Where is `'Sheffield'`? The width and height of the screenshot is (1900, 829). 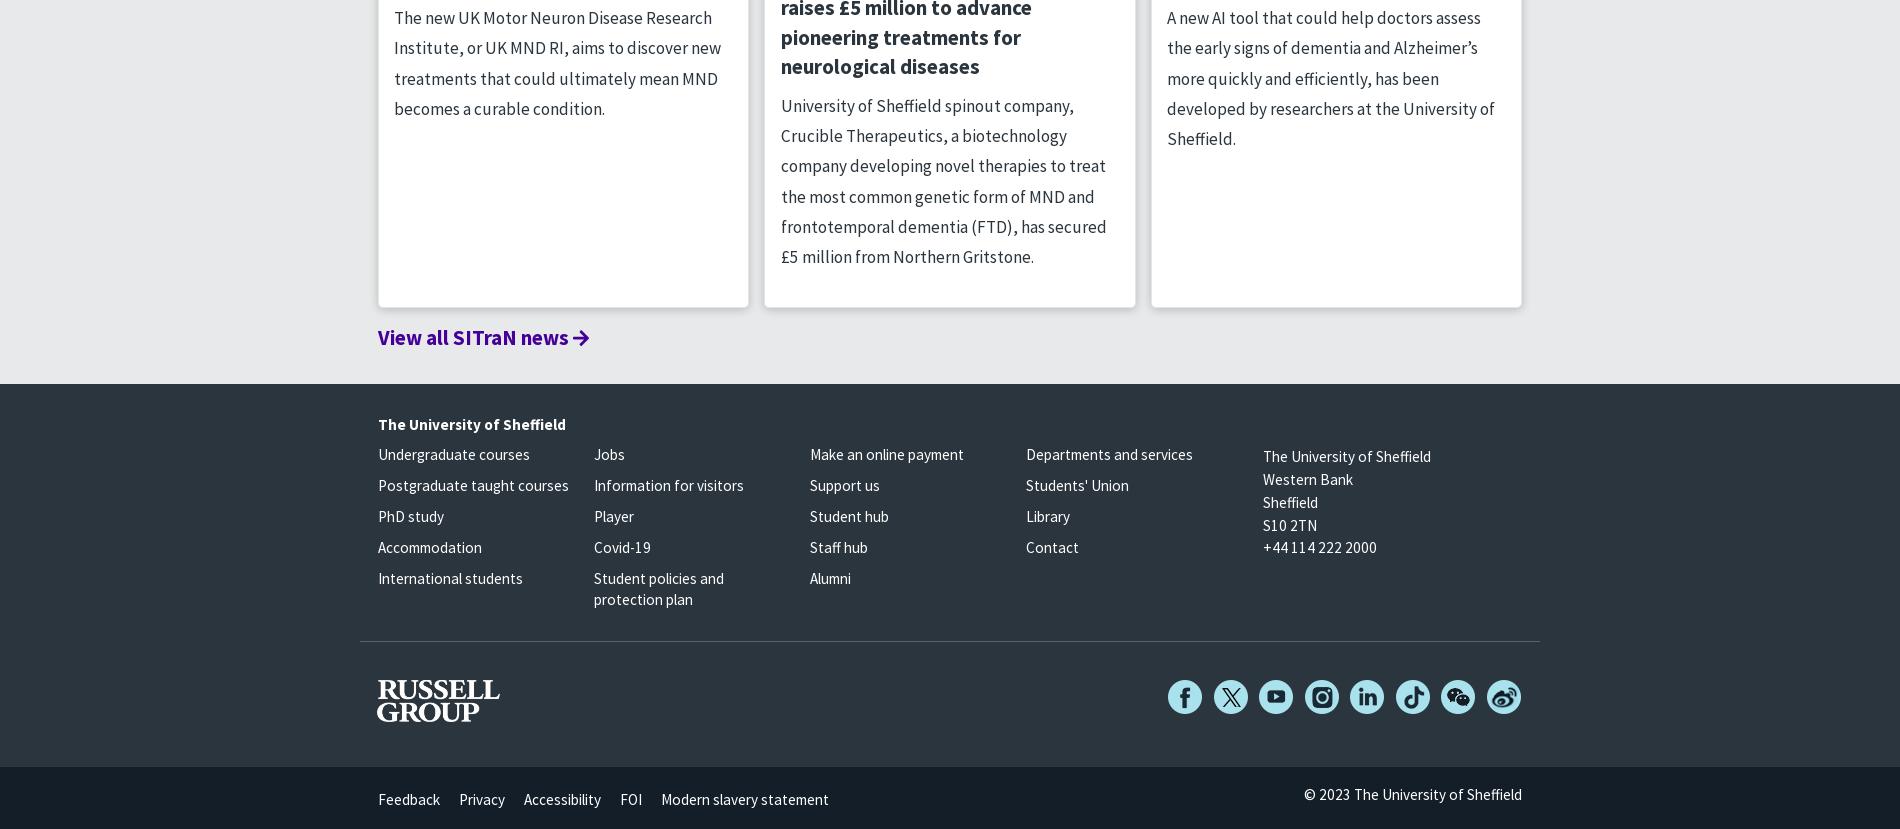
'Sheffield' is located at coordinates (1288, 500).